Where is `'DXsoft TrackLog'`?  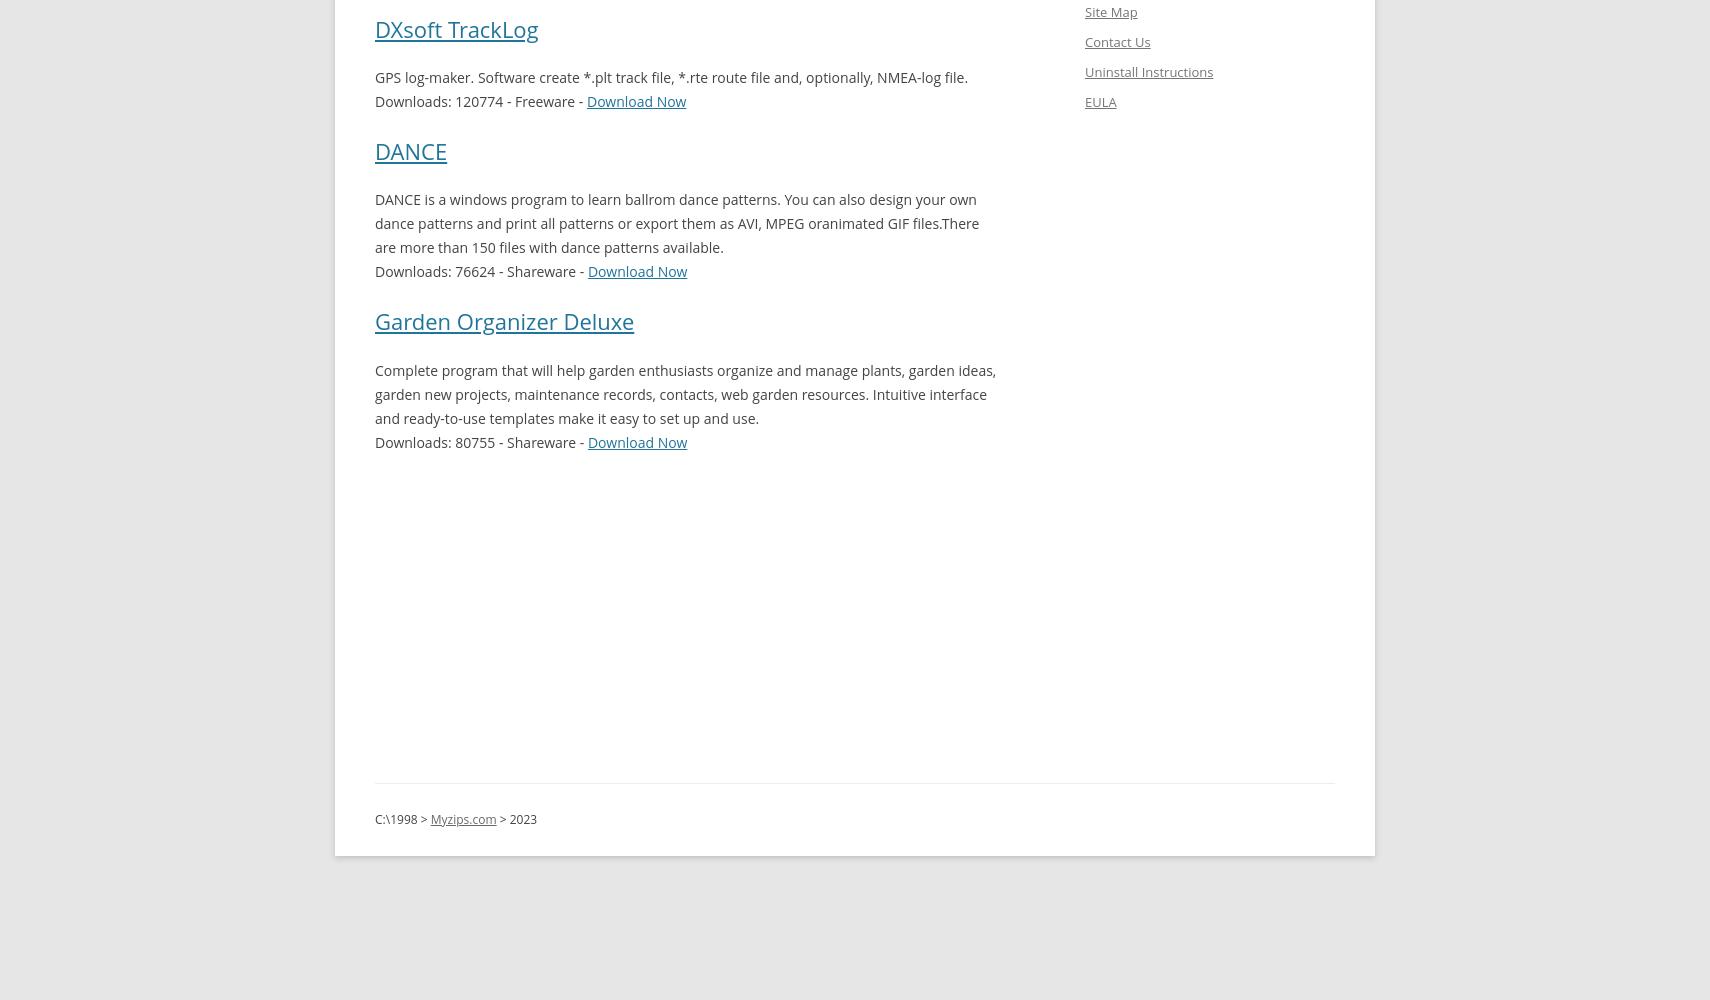
'DXsoft TrackLog' is located at coordinates (374, 28).